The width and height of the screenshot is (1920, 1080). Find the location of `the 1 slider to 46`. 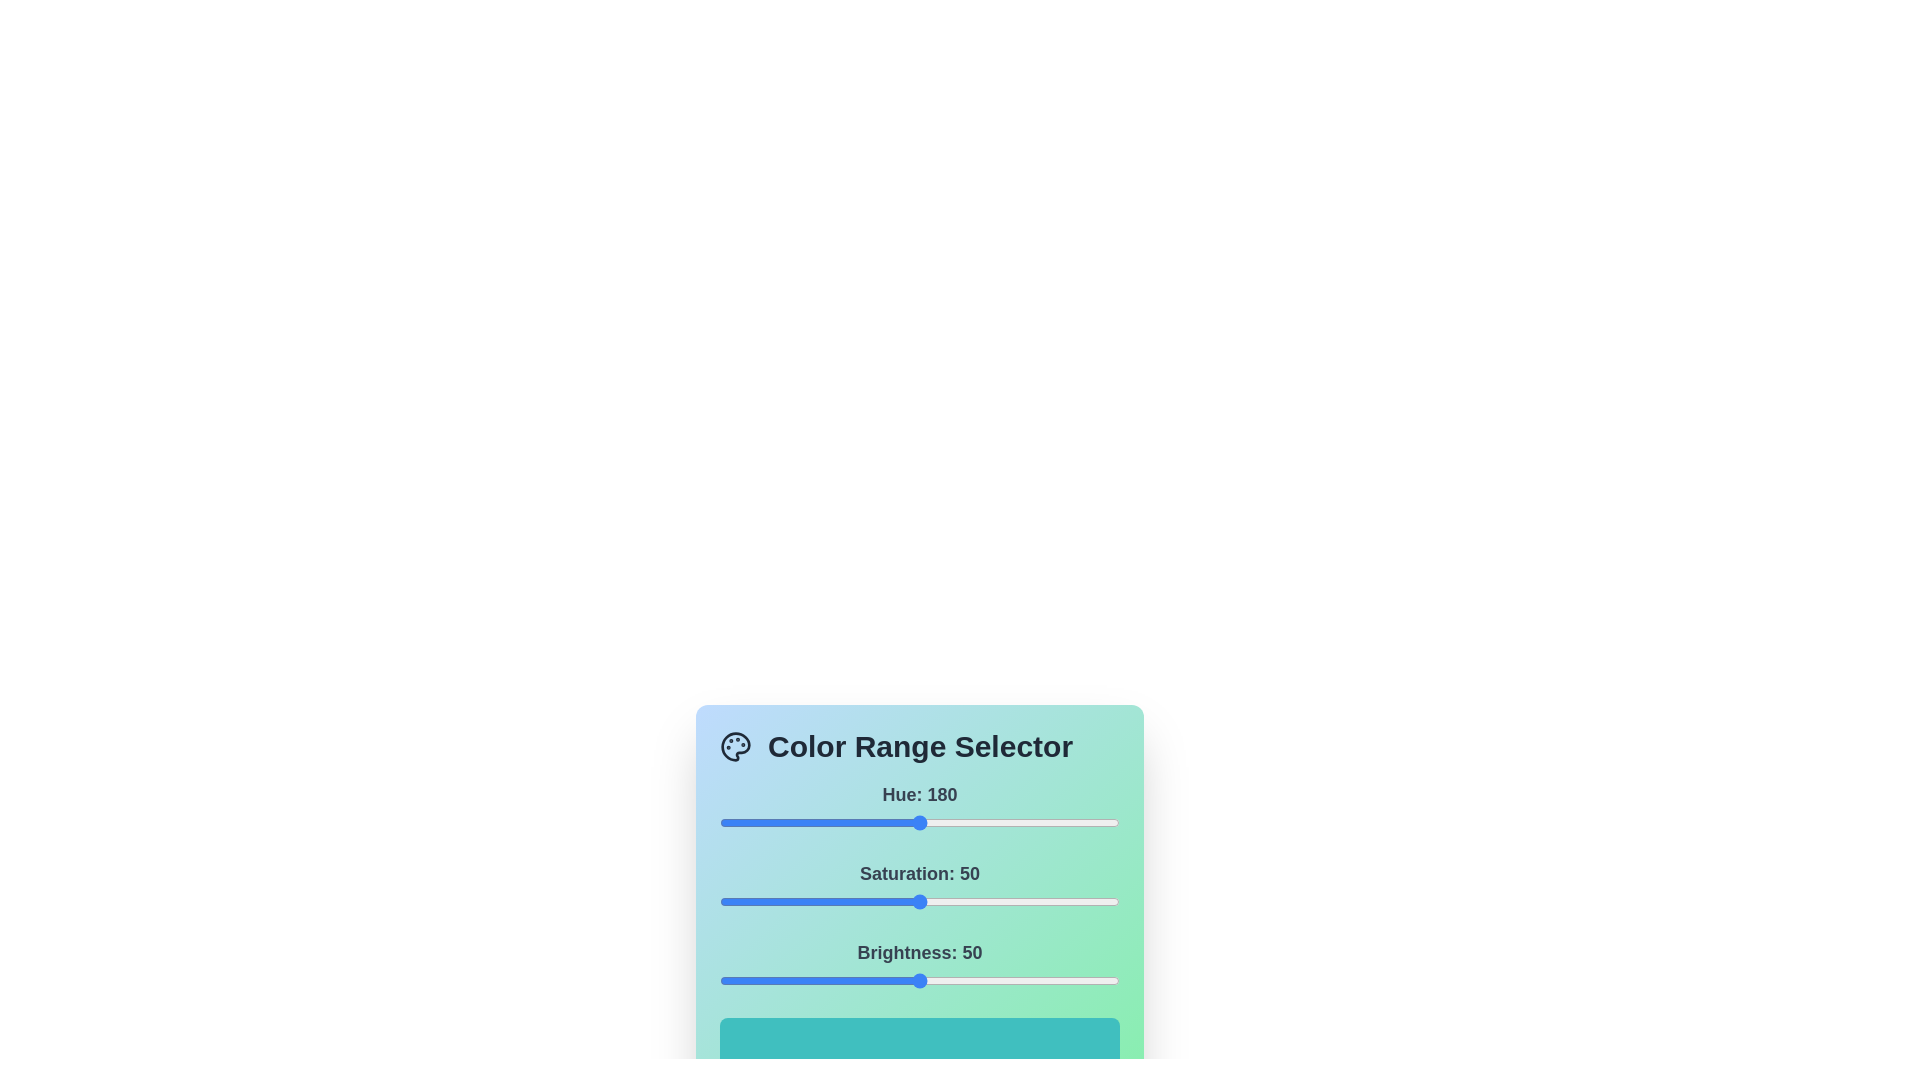

the 1 slider to 46 is located at coordinates (902, 902).